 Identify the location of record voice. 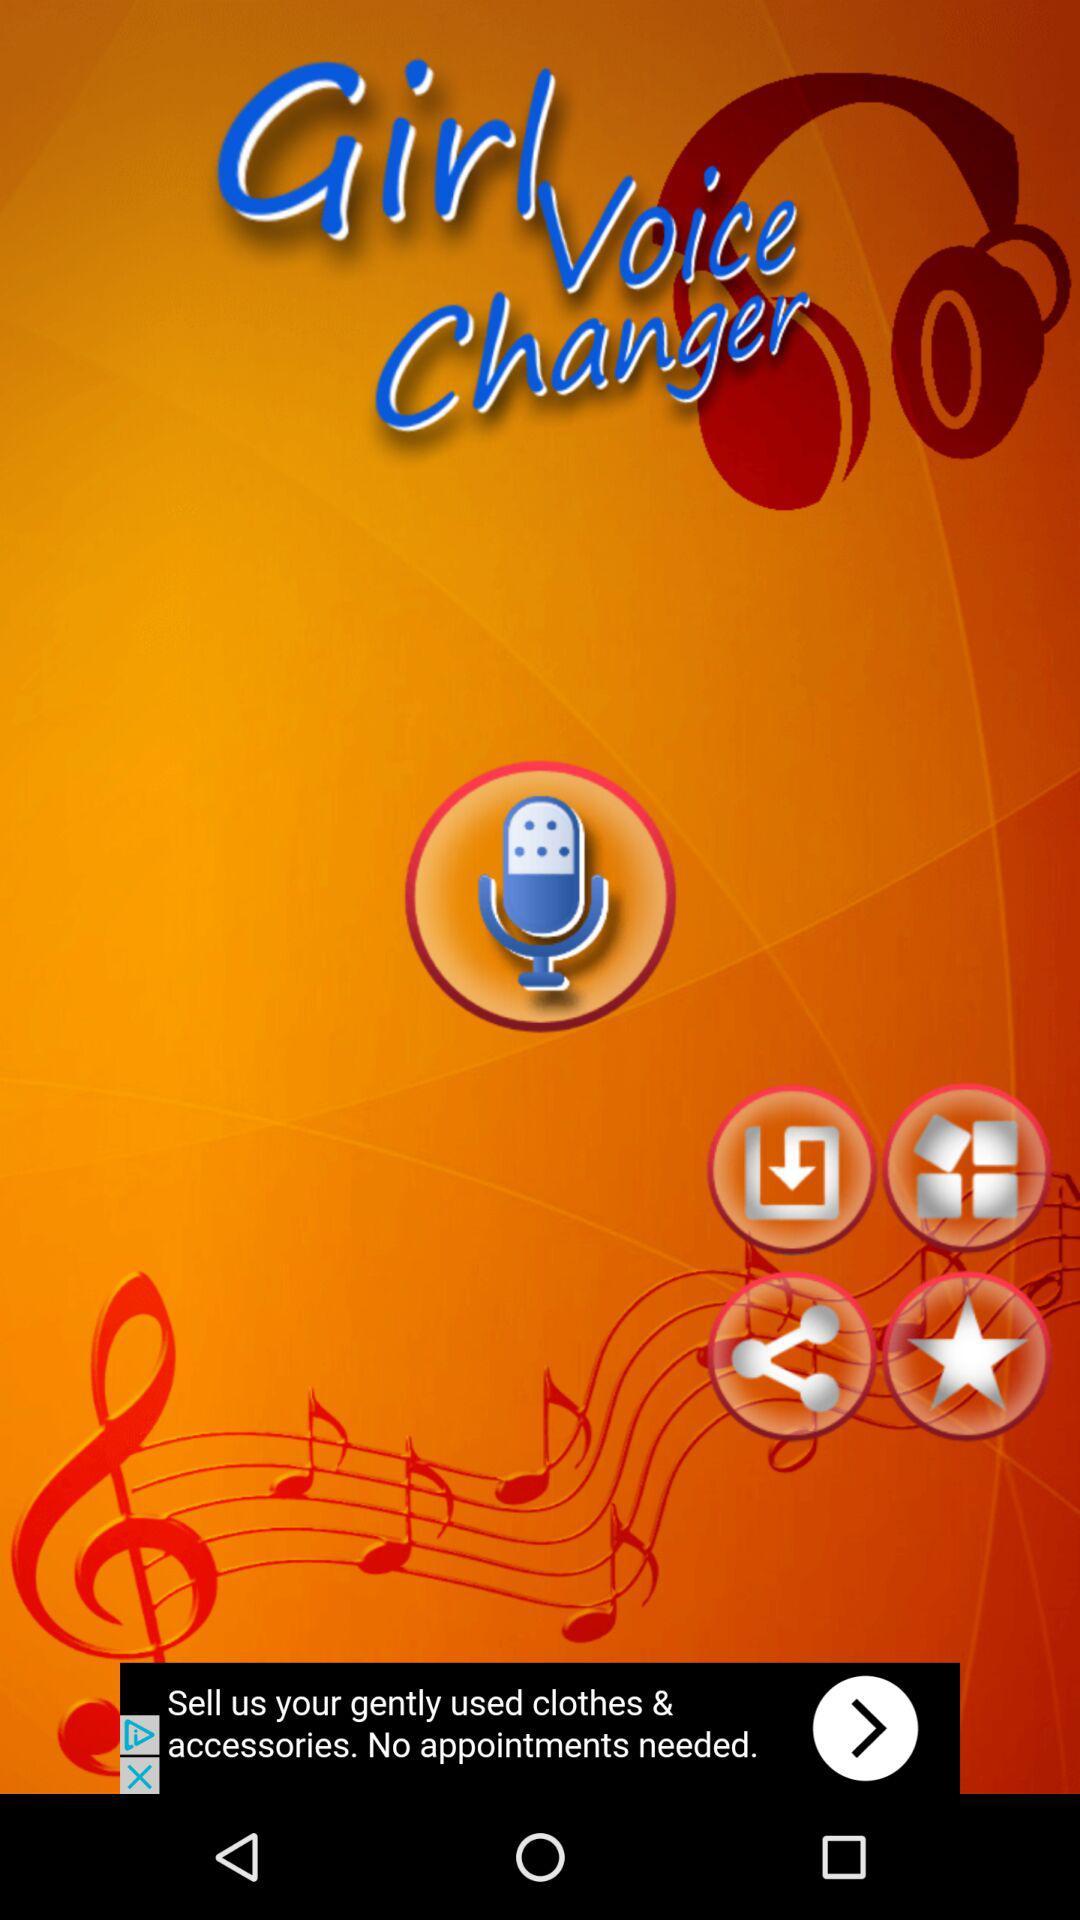
(538, 895).